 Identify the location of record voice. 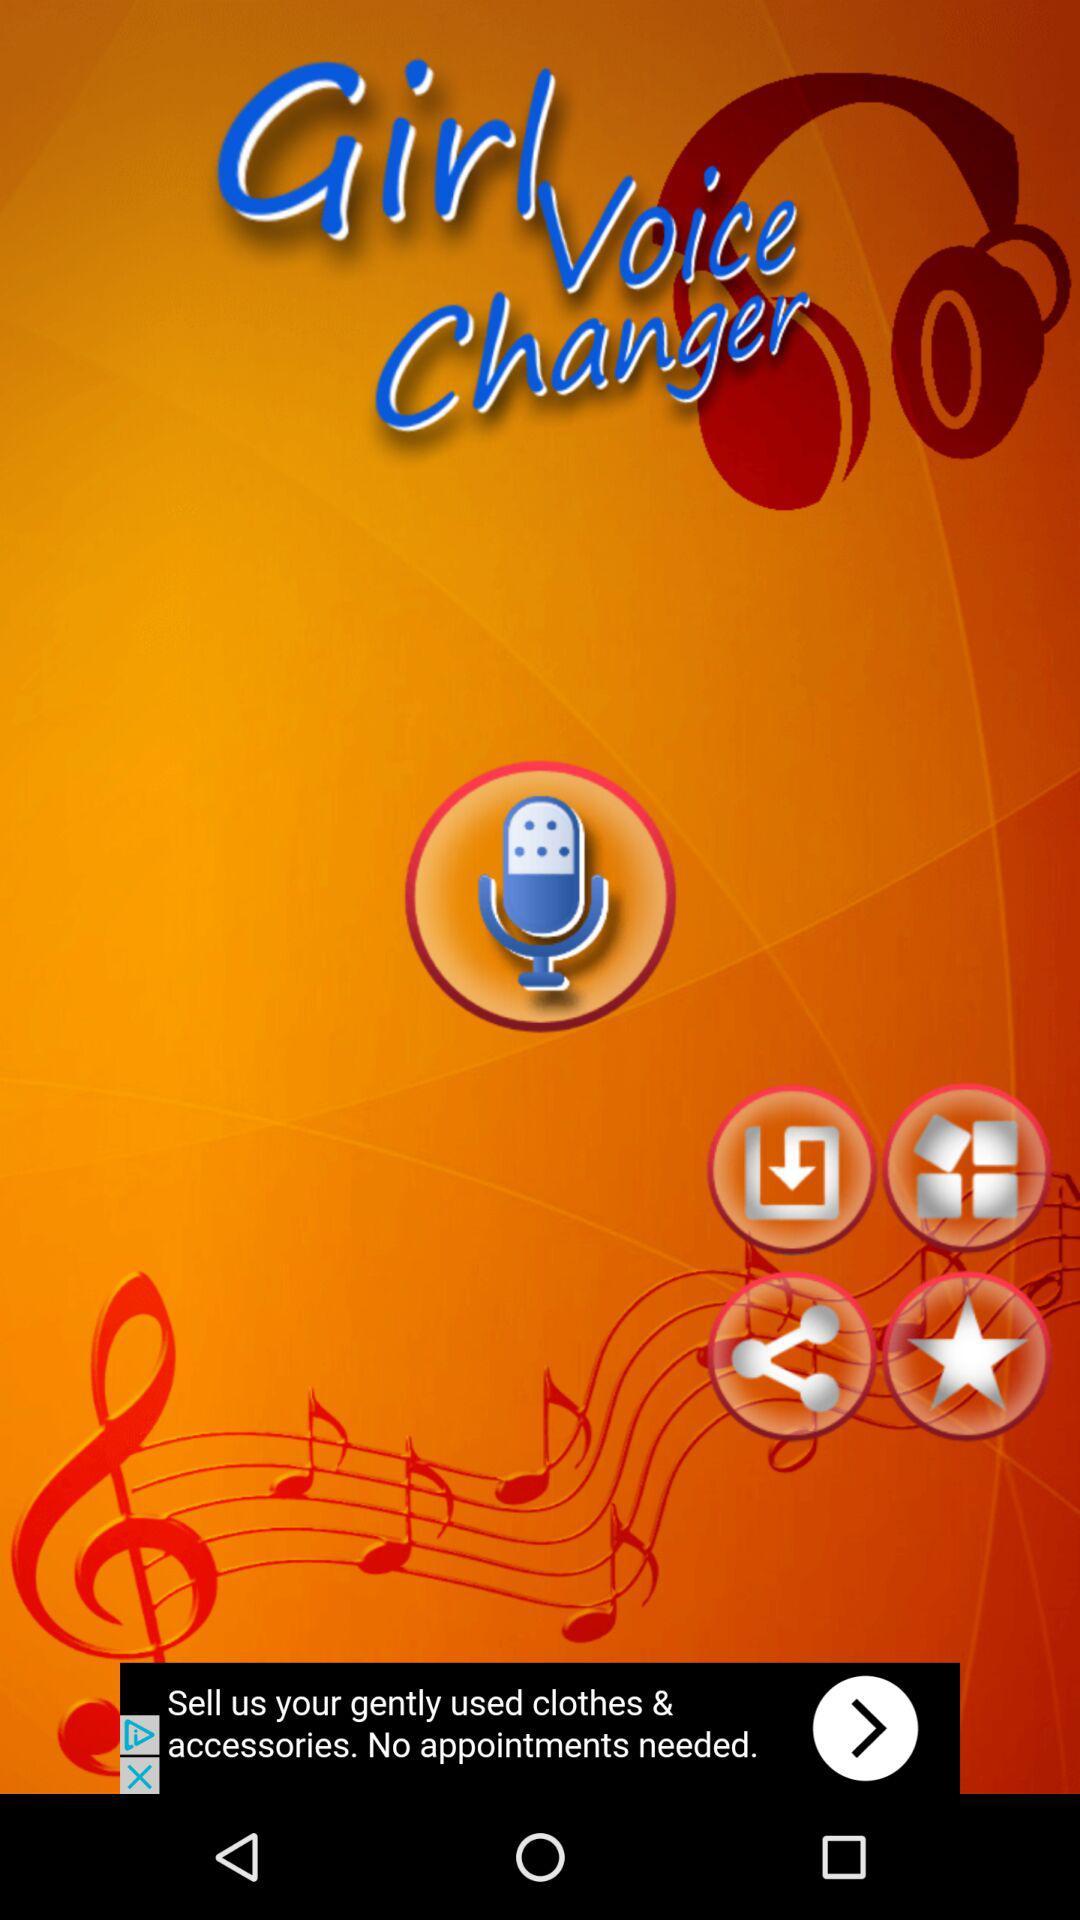
(538, 895).